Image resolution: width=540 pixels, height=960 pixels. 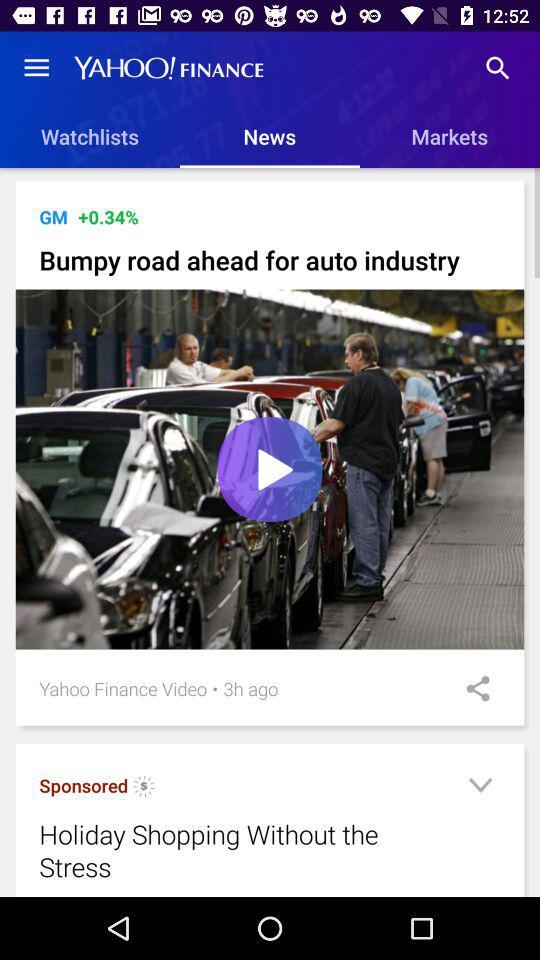 What do you see at coordinates (479, 788) in the screenshot?
I see `additional information` at bounding box center [479, 788].